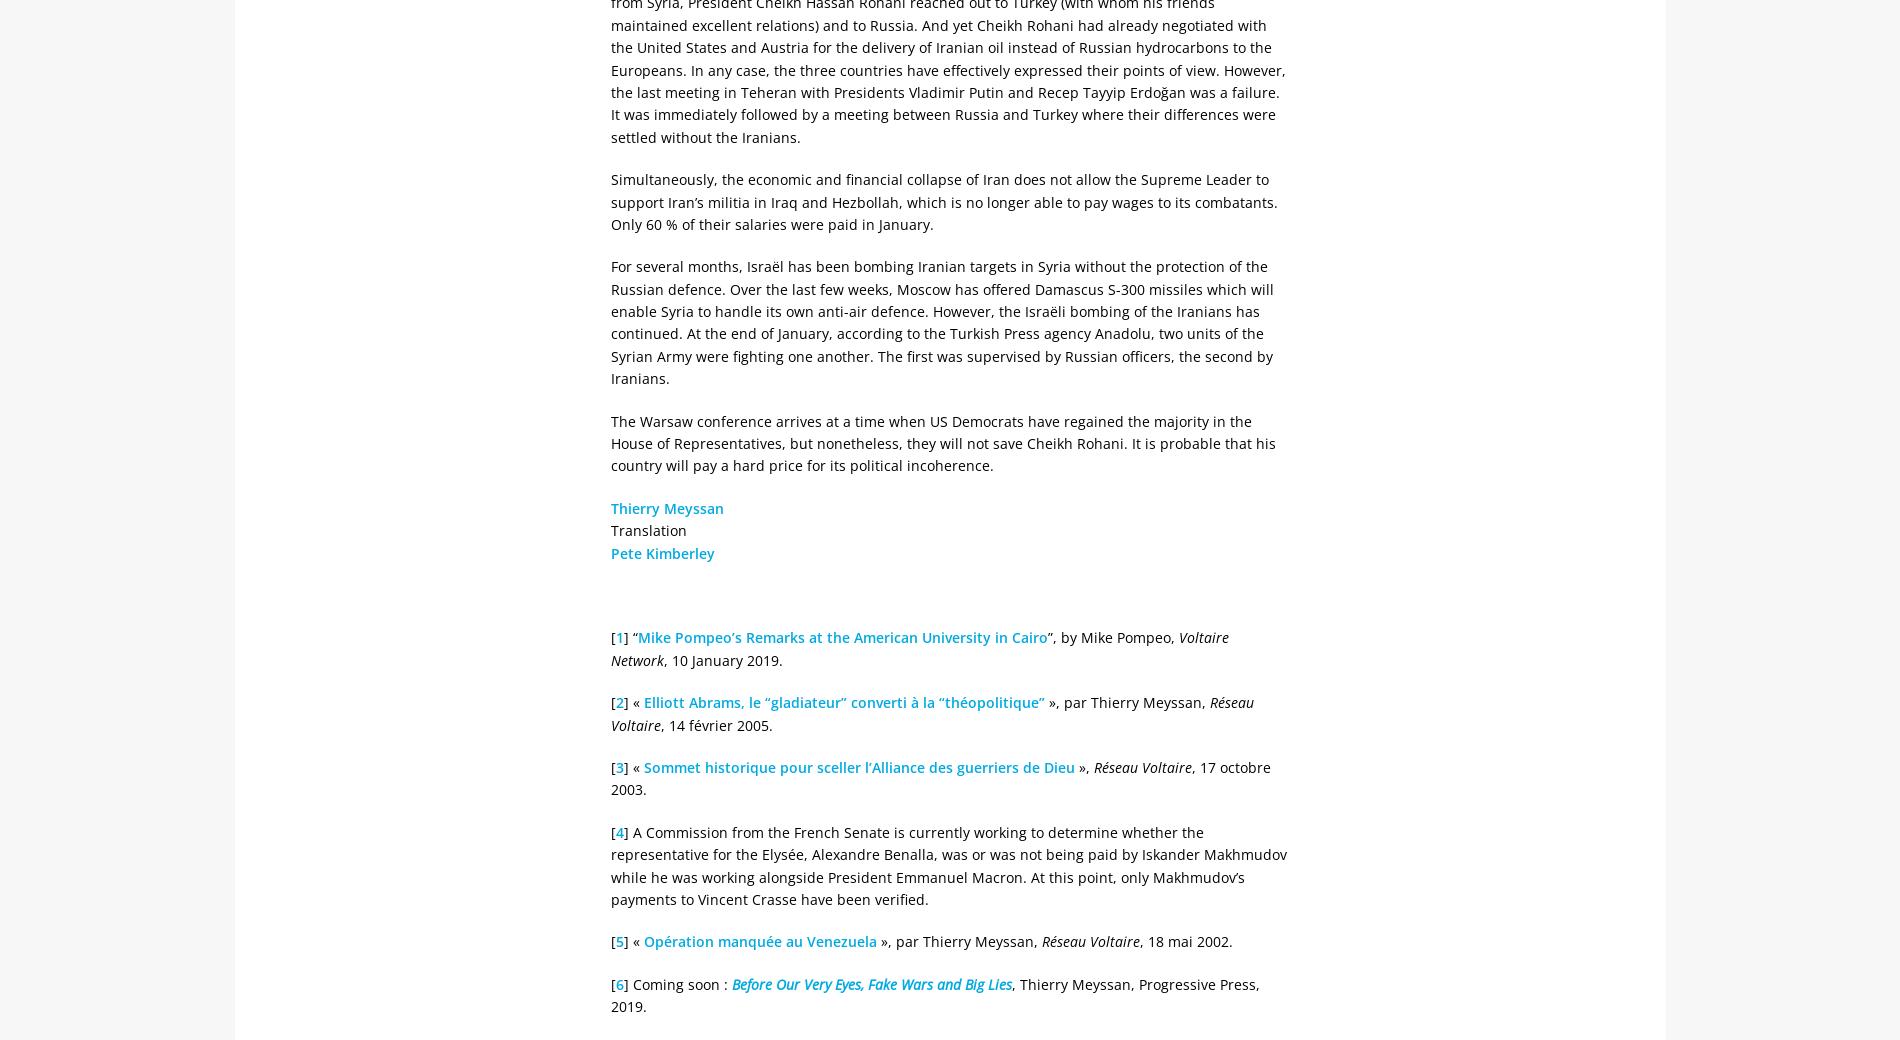  Describe the element at coordinates (619, 702) in the screenshot. I see `'2'` at that location.